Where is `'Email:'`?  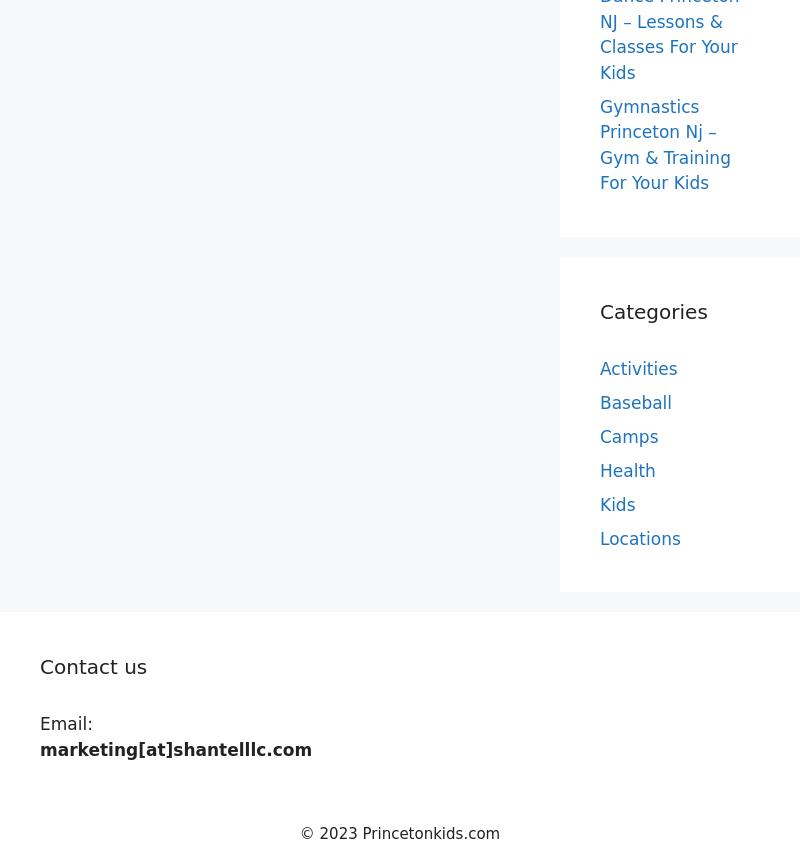
'Email:' is located at coordinates (65, 723).